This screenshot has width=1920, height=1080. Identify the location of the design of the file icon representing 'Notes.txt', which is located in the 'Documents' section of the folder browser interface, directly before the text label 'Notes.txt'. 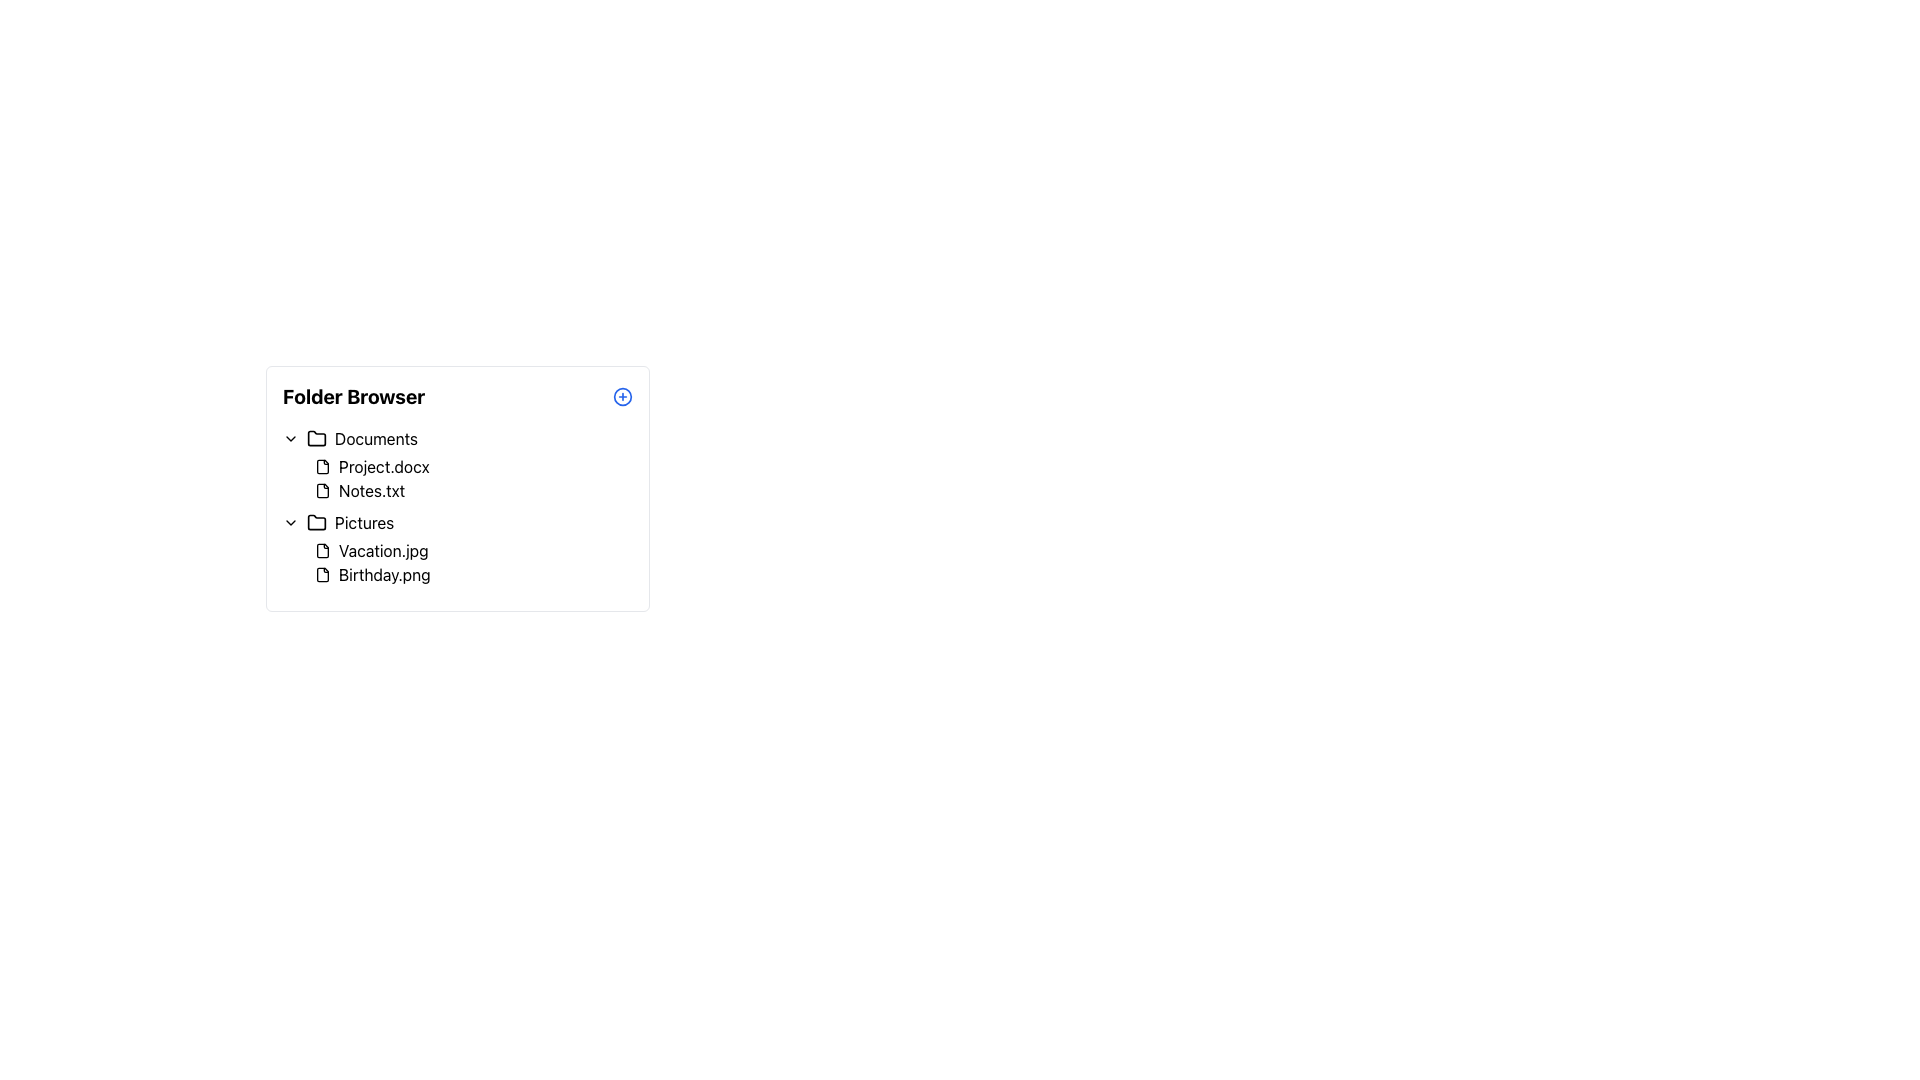
(322, 490).